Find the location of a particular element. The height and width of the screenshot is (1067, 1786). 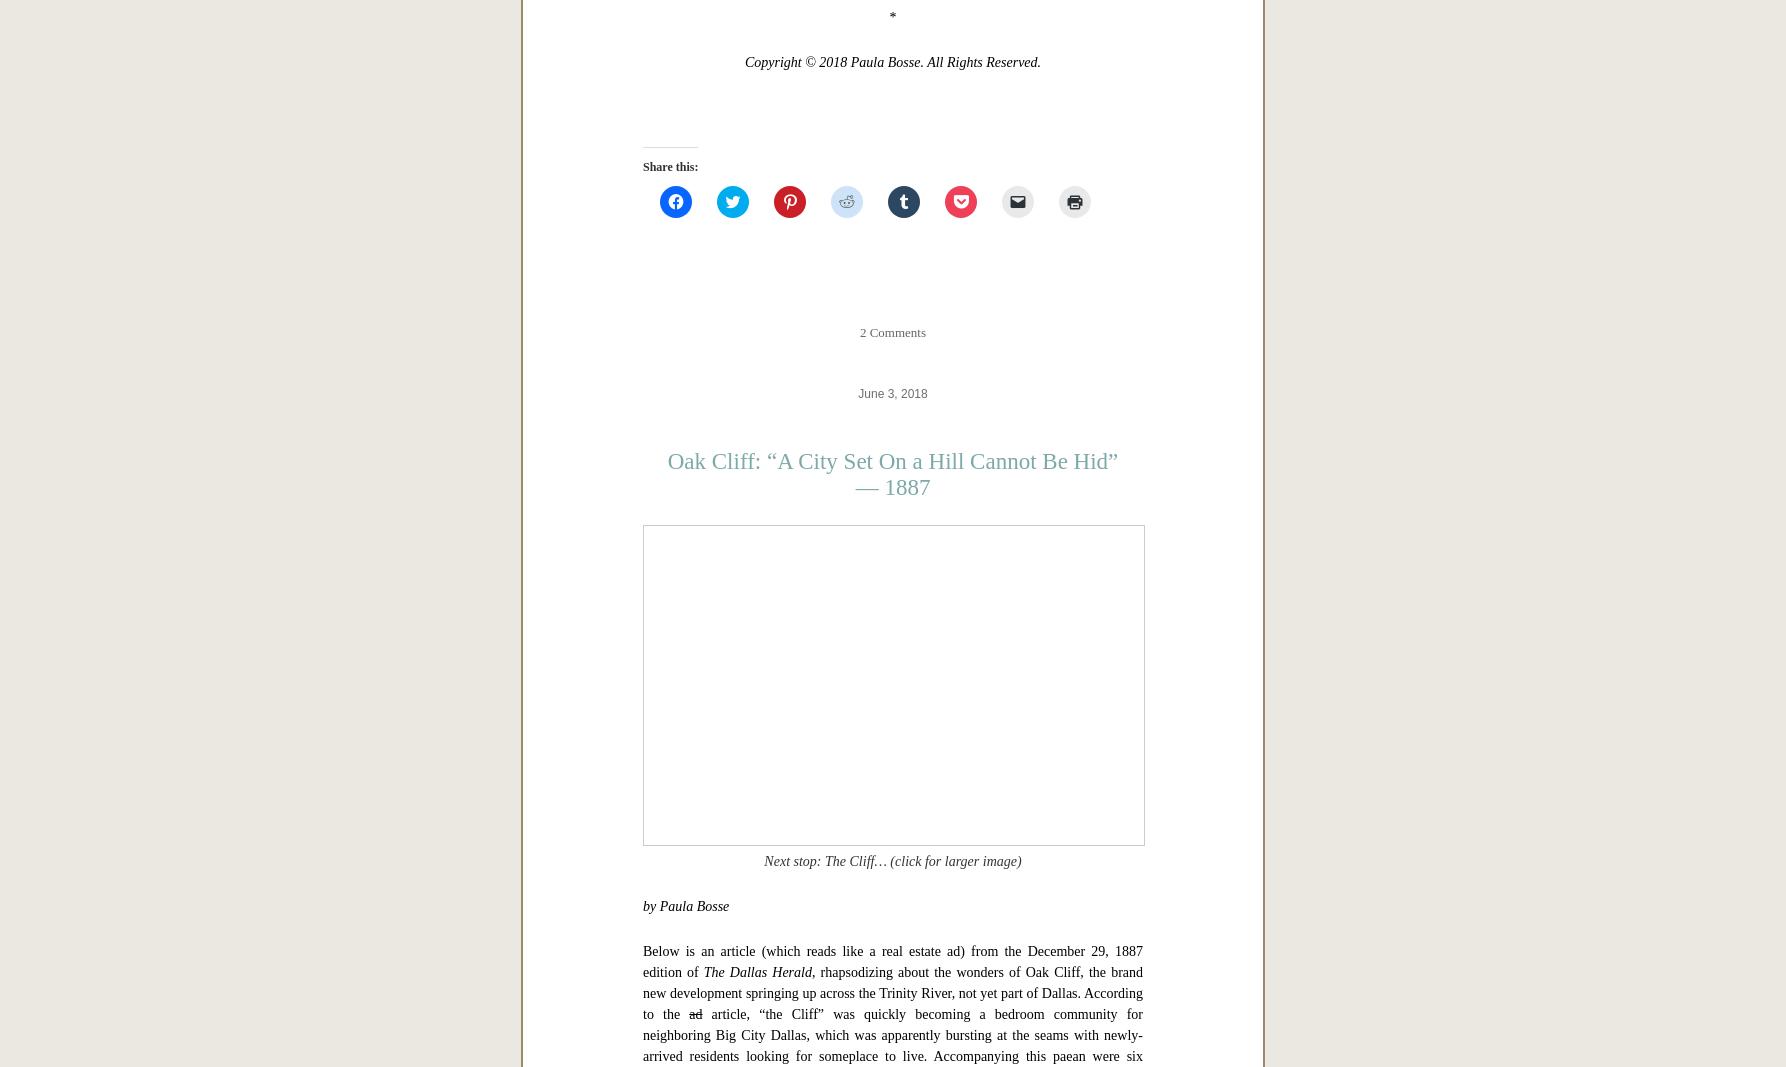

'(the Dallas issue begins on page 195 of the PDF). Thank you, UIUC!' is located at coordinates (860, 316).